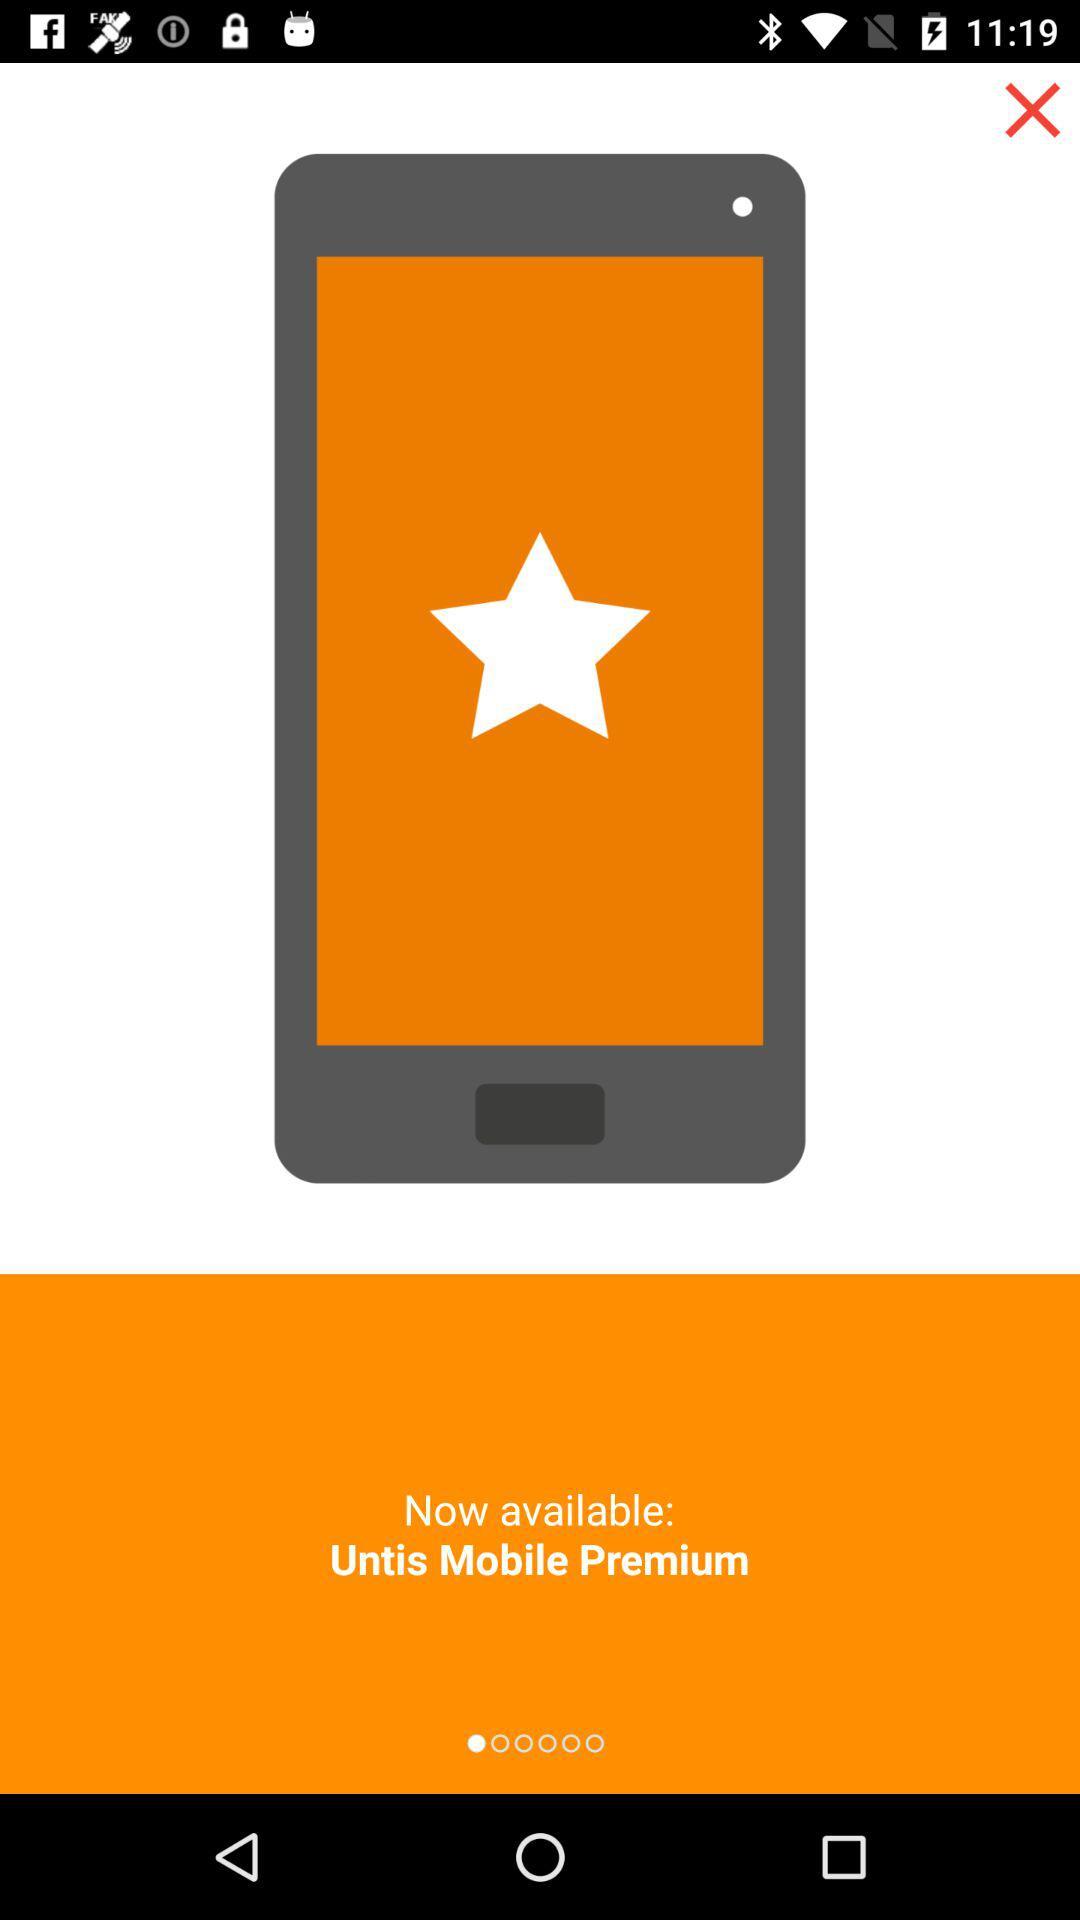  I want to click on window, so click(1032, 109).